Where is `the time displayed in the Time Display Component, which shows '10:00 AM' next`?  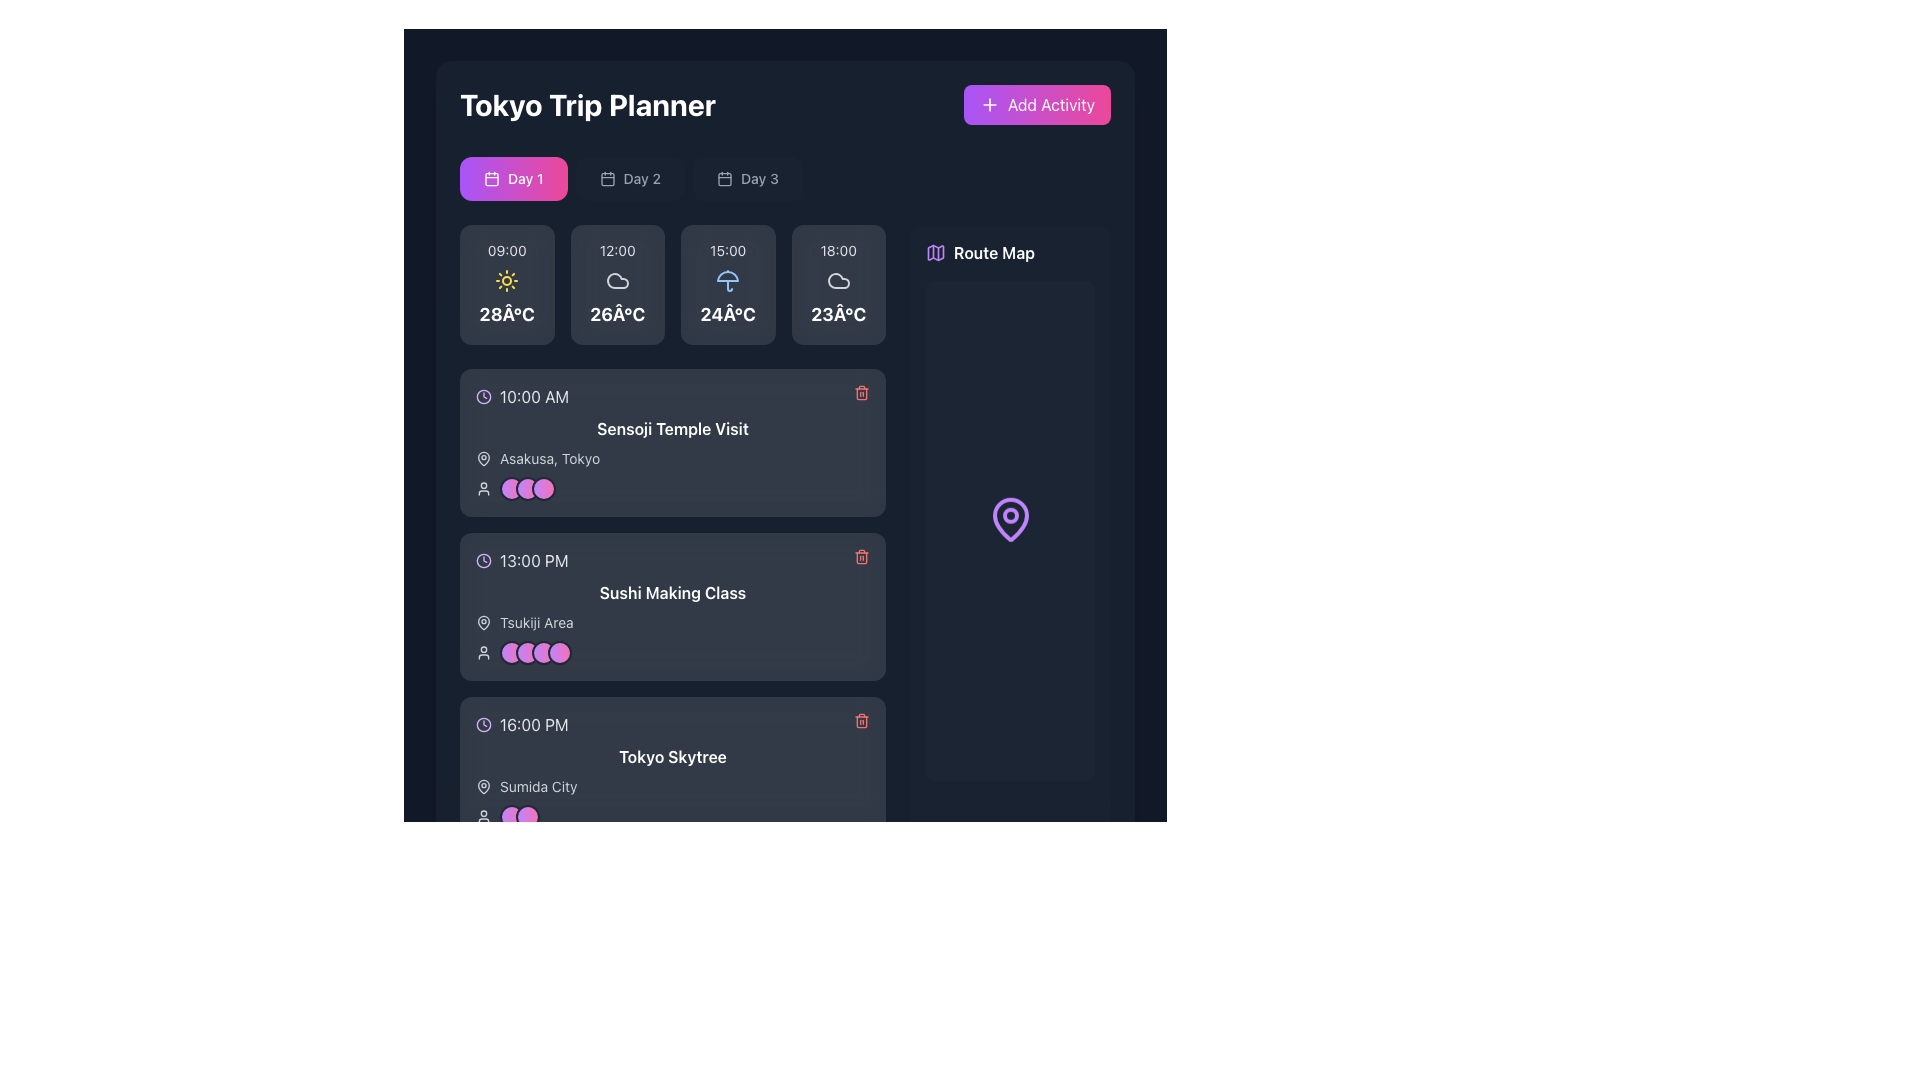
the time displayed in the Time Display Component, which shows '10:00 AM' next is located at coordinates (522, 397).